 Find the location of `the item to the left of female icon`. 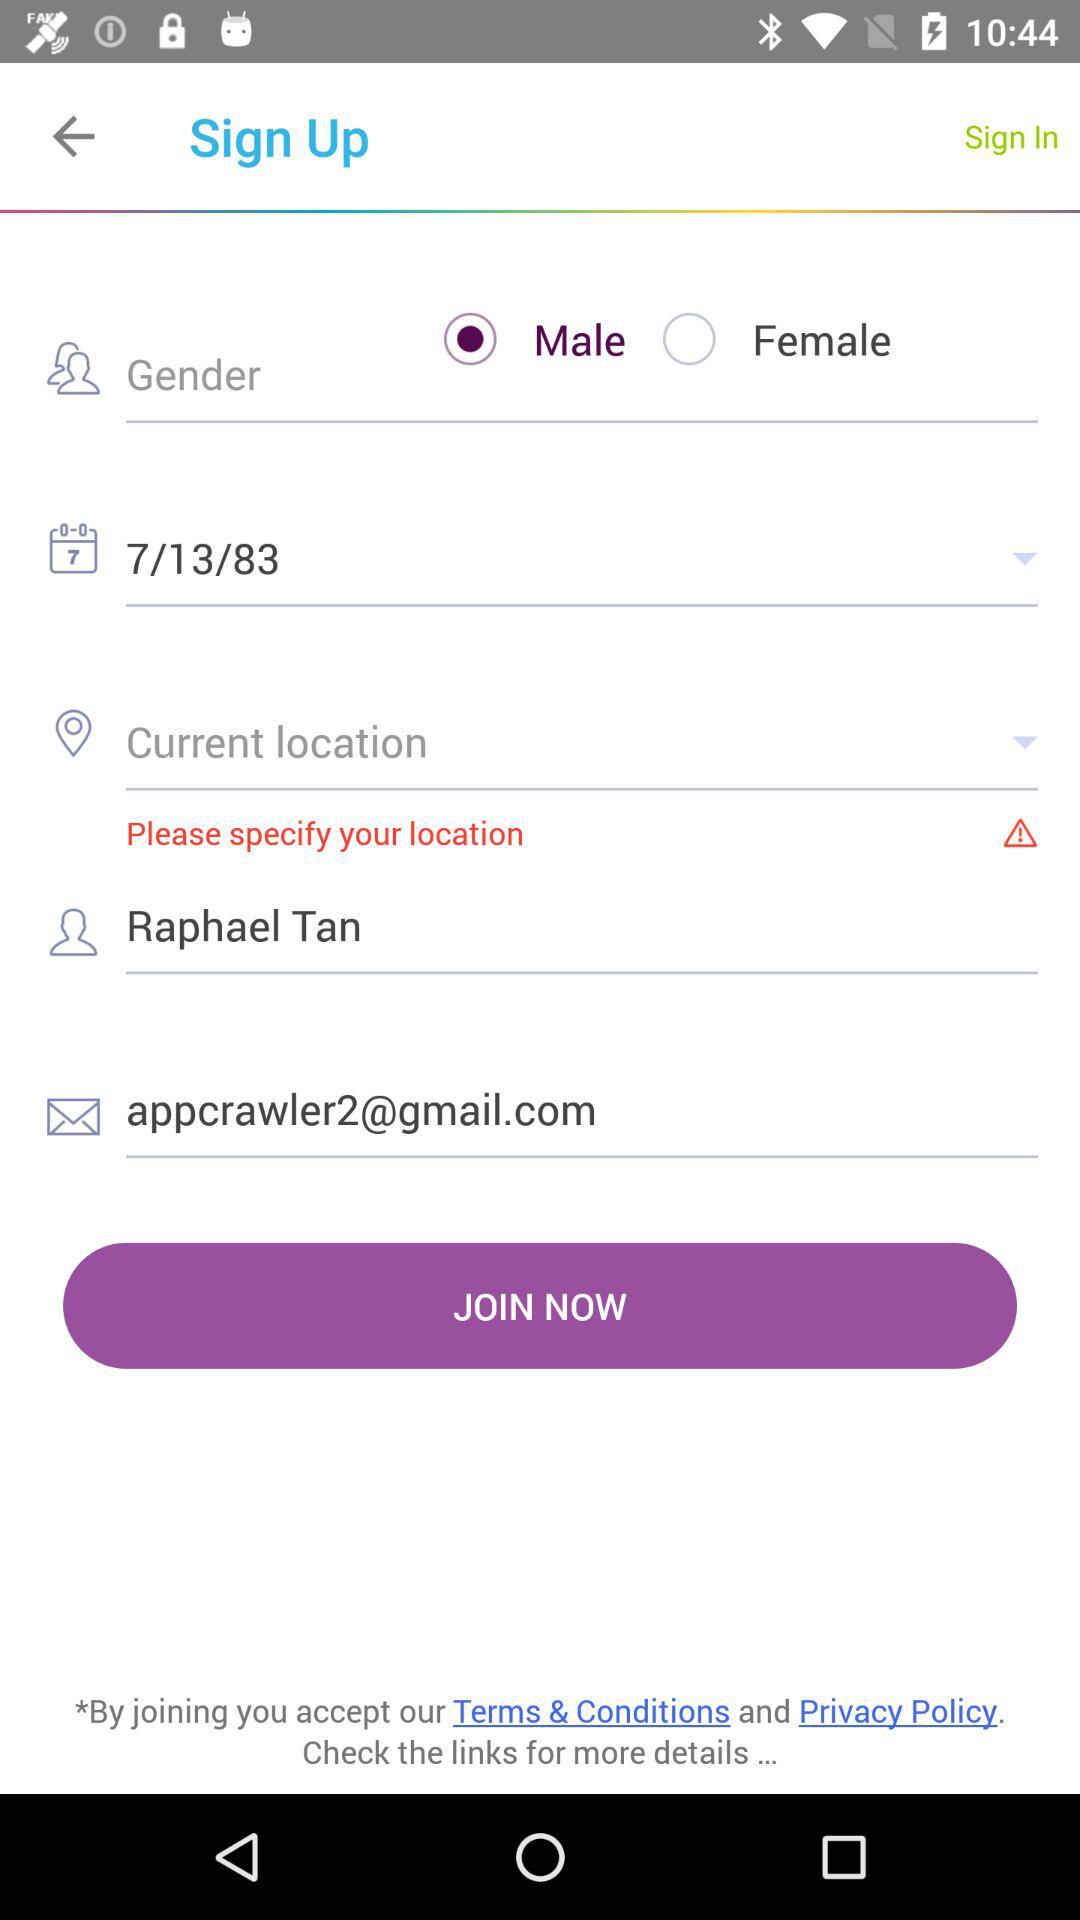

the item to the left of female icon is located at coordinates (515, 339).